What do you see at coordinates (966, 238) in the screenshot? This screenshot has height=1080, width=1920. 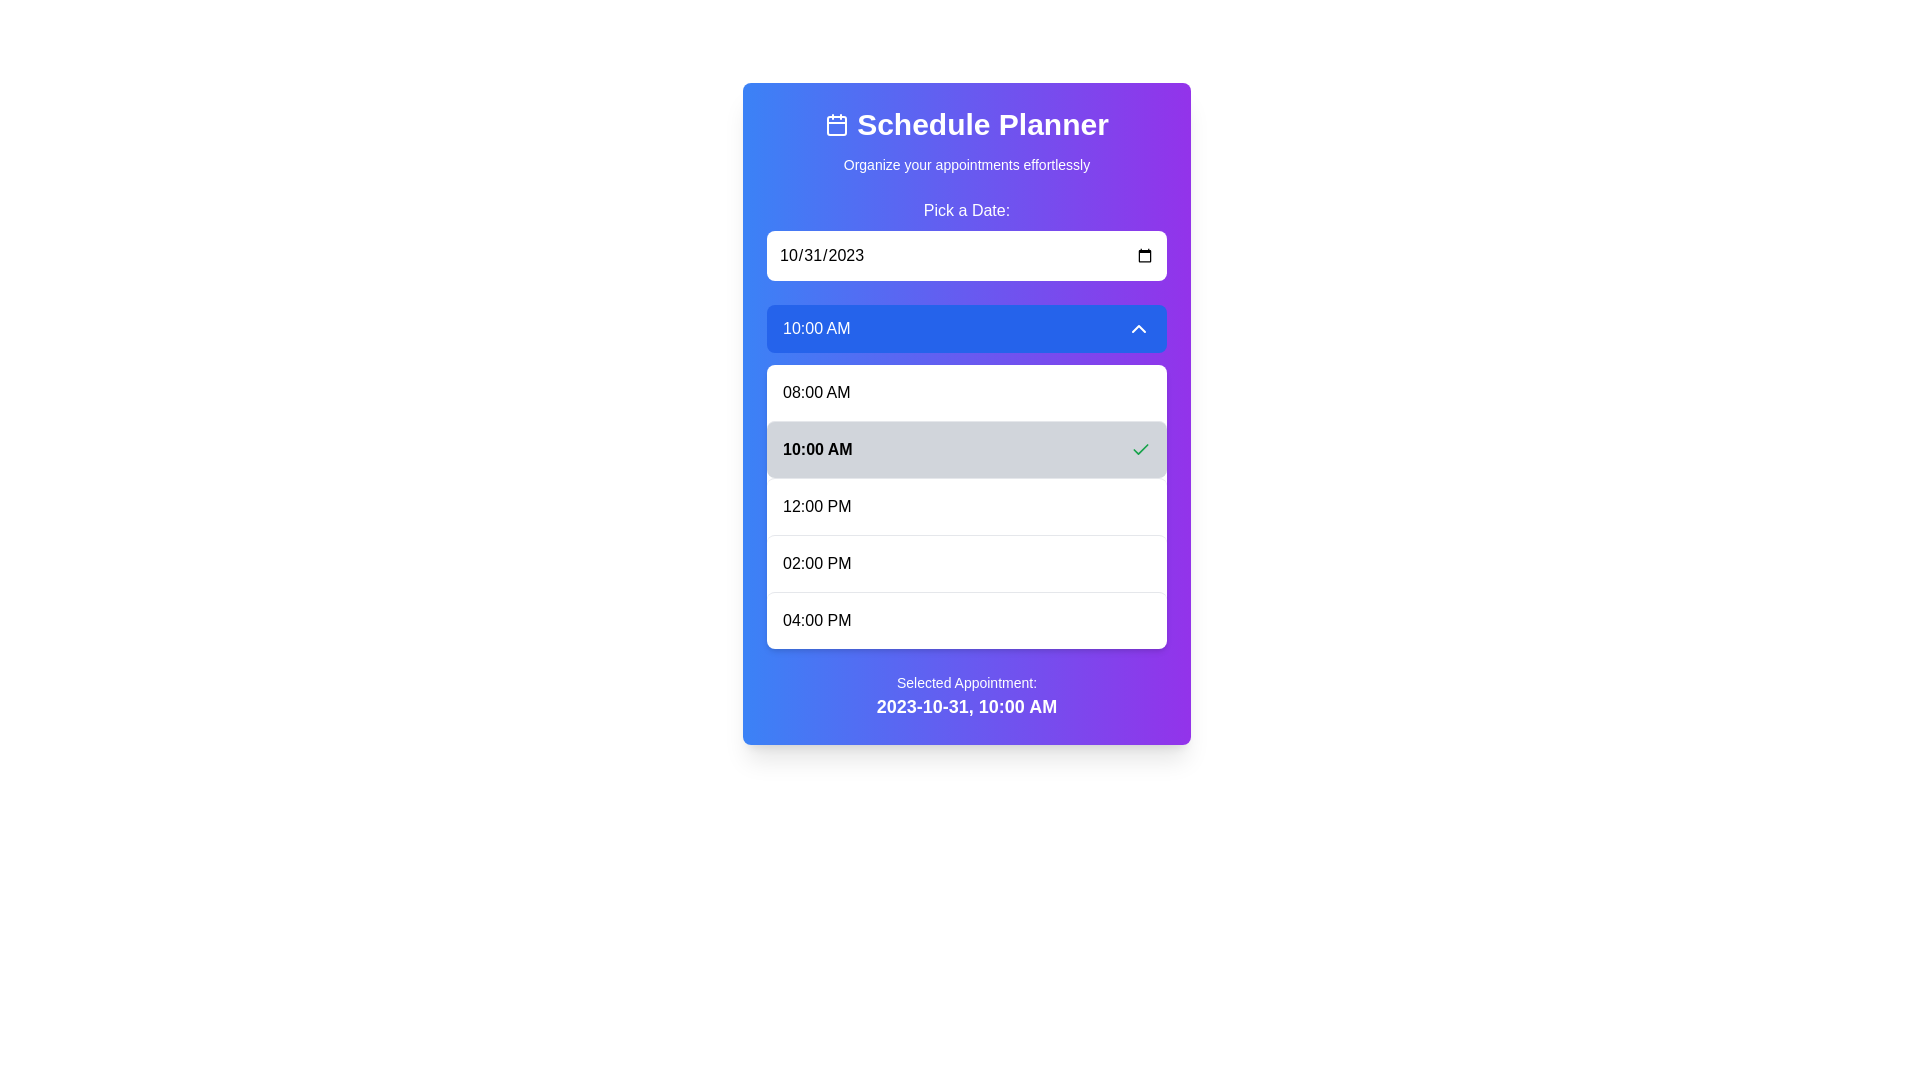 I see `the calendar icon next to the date selection input field labeled 'Pick a Date:'` at bounding box center [966, 238].